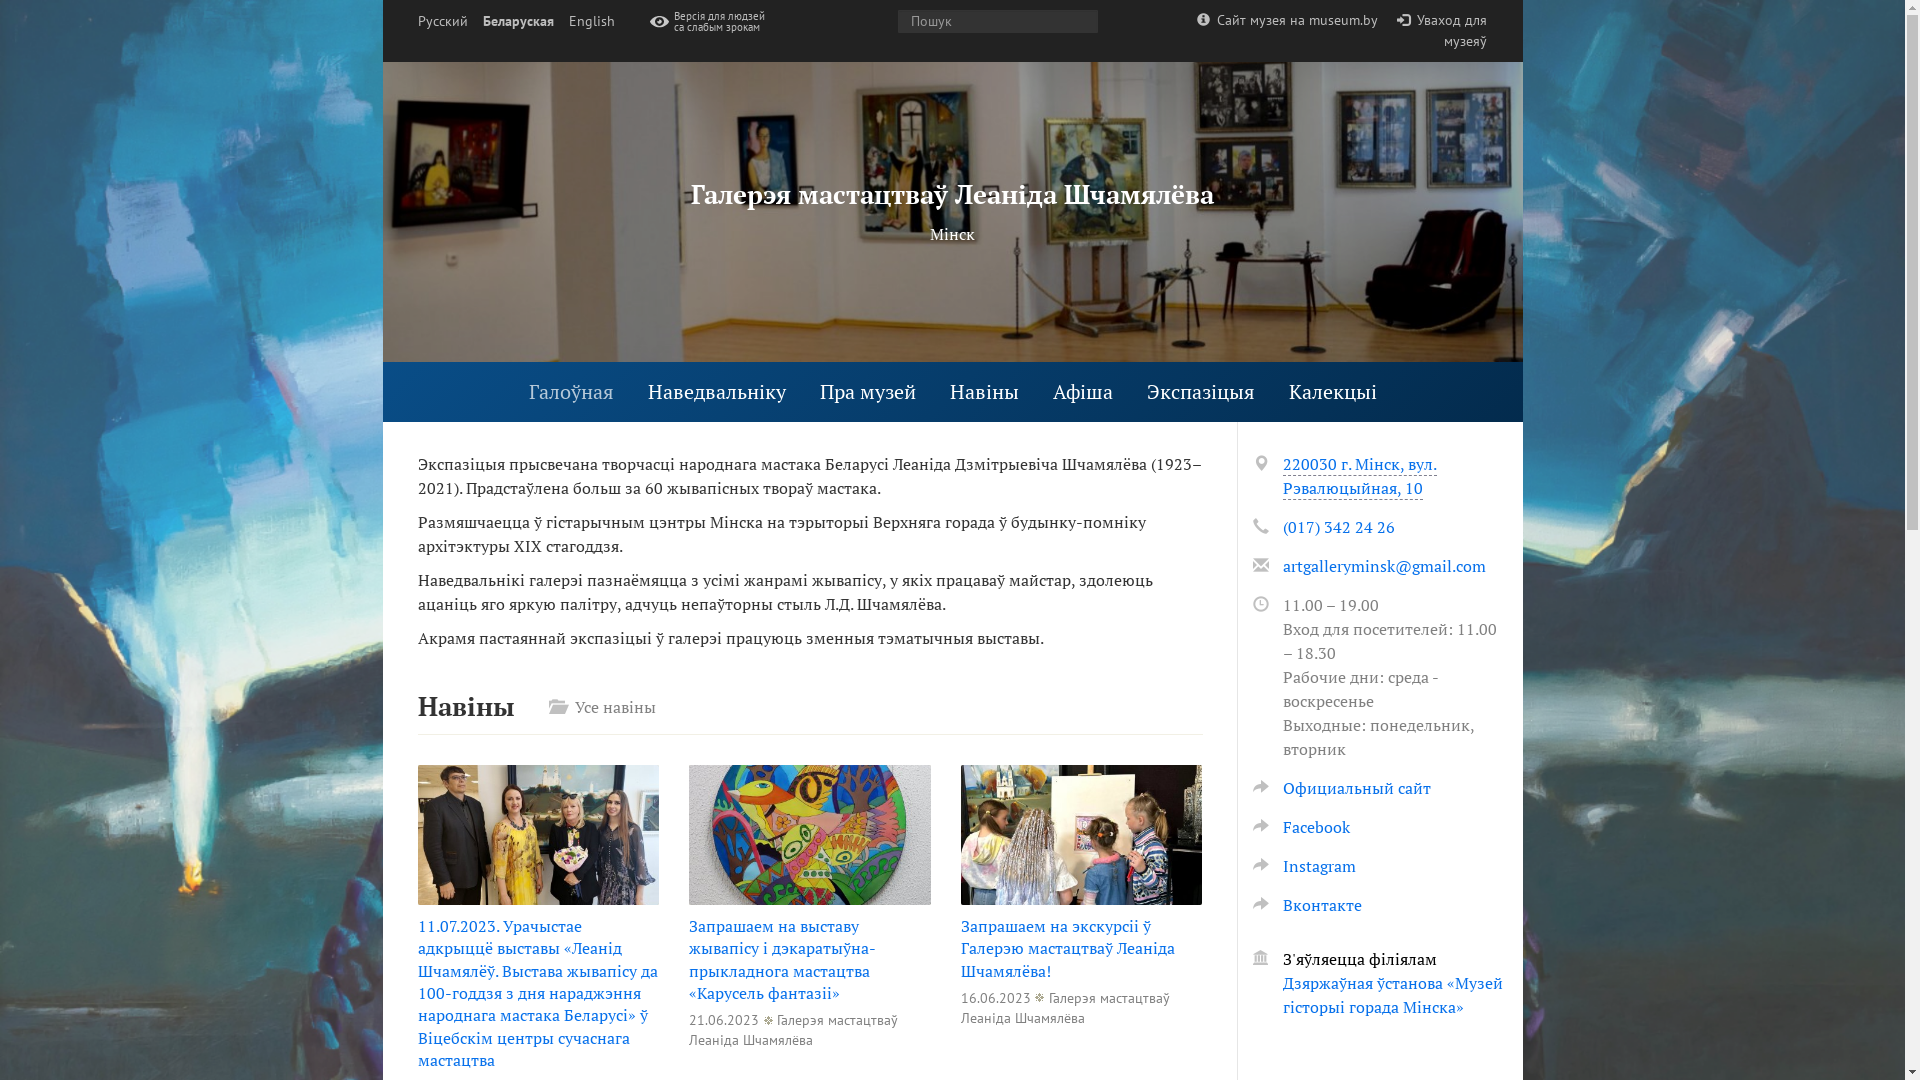 This screenshot has height=1080, width=1920. I want to click on 'Instagram', so click(1303, 865).